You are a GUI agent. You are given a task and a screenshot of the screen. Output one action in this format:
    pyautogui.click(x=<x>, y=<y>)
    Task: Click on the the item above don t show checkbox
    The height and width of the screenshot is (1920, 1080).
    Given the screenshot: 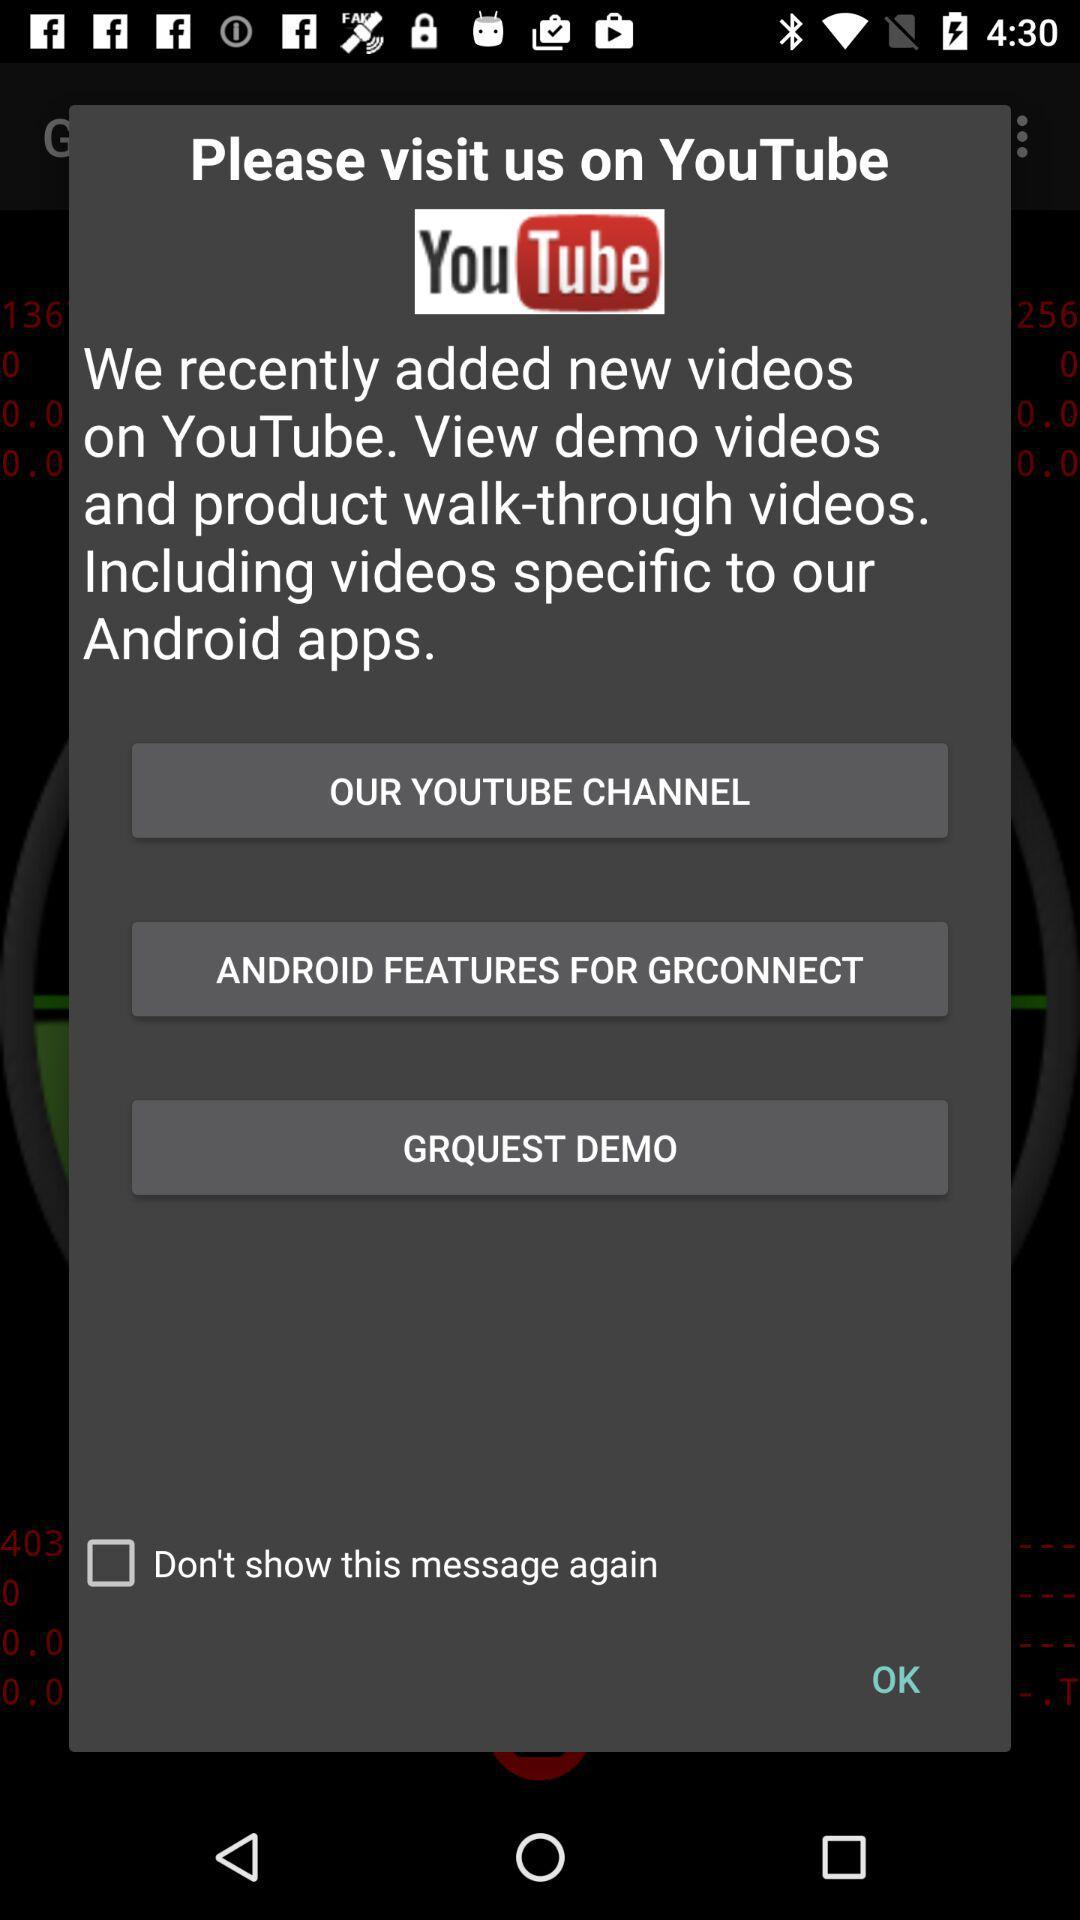 What is the action you would take?
    pyautogui.click(x=540, y=1147)
    